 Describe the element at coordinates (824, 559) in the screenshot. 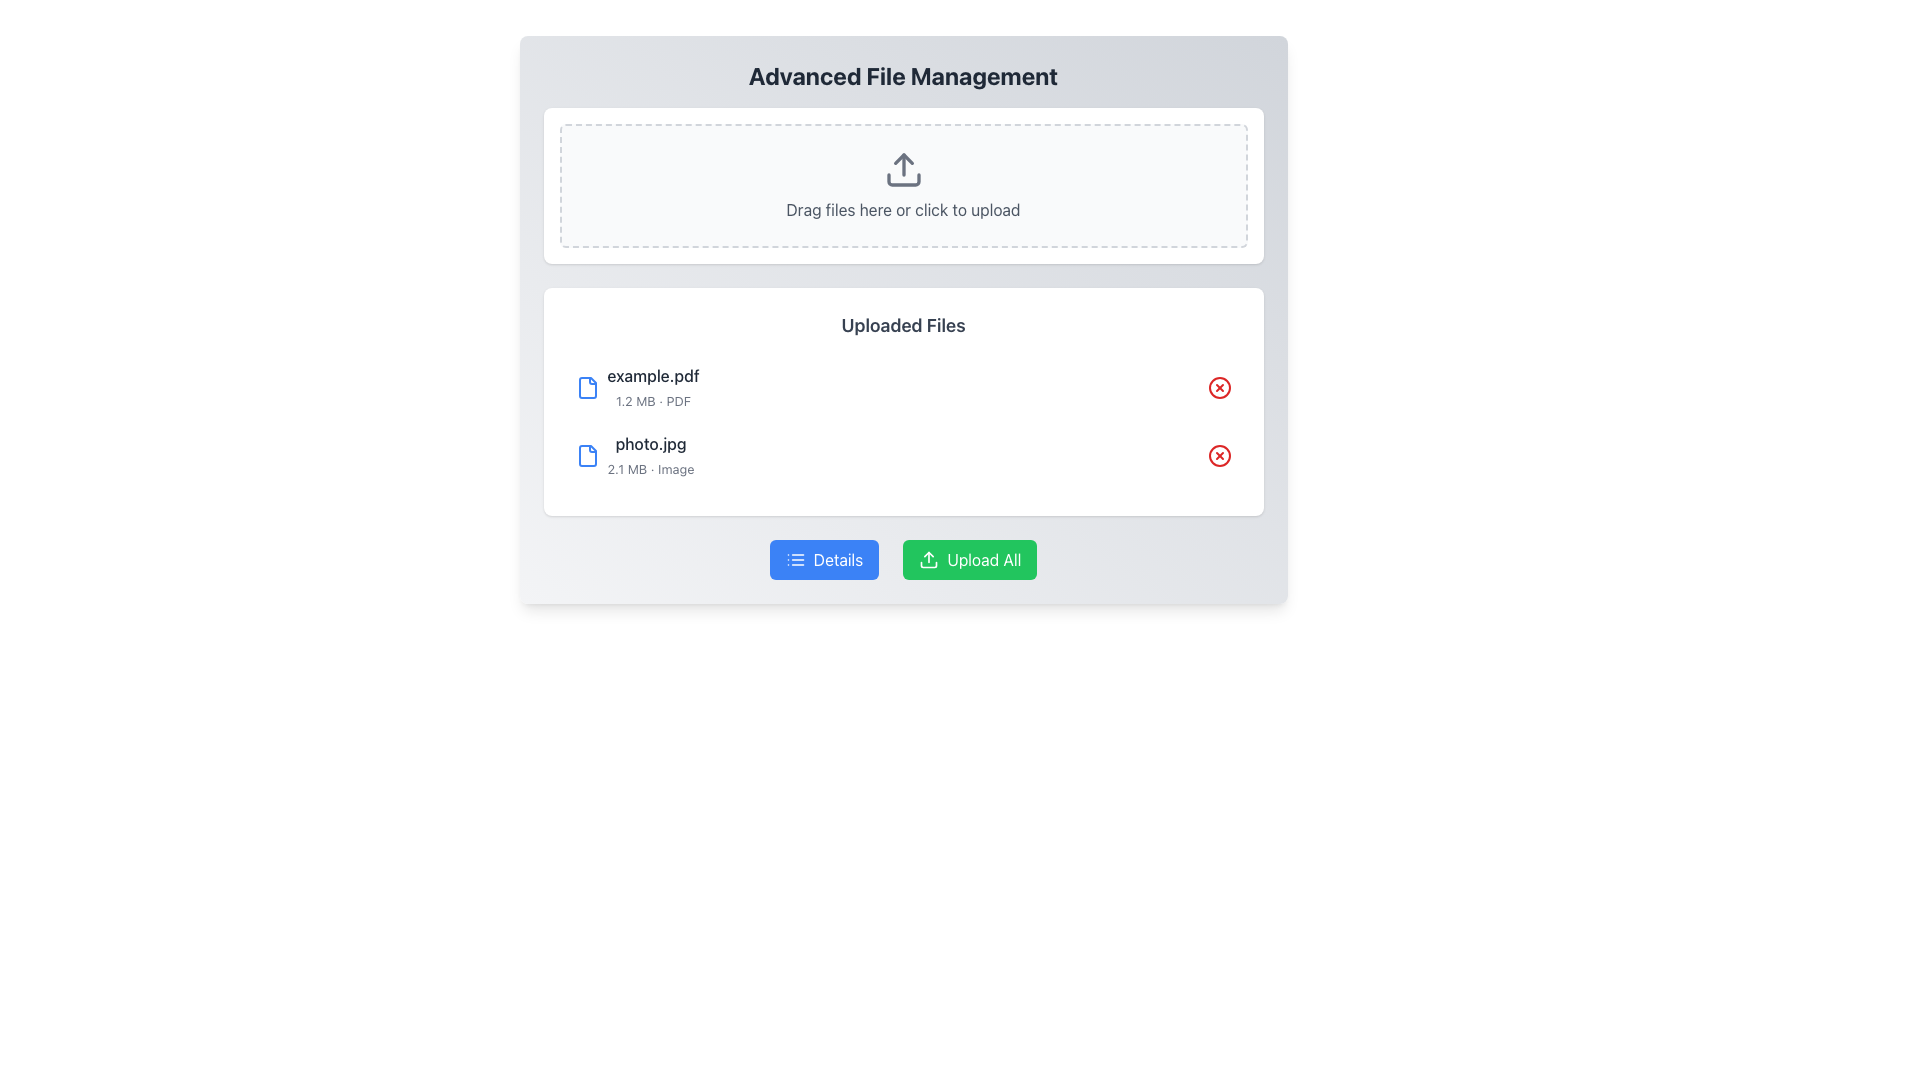

I see `the button located at the bottom center of the interface, positioned to the left of the green 'Upload All' button` at that location.